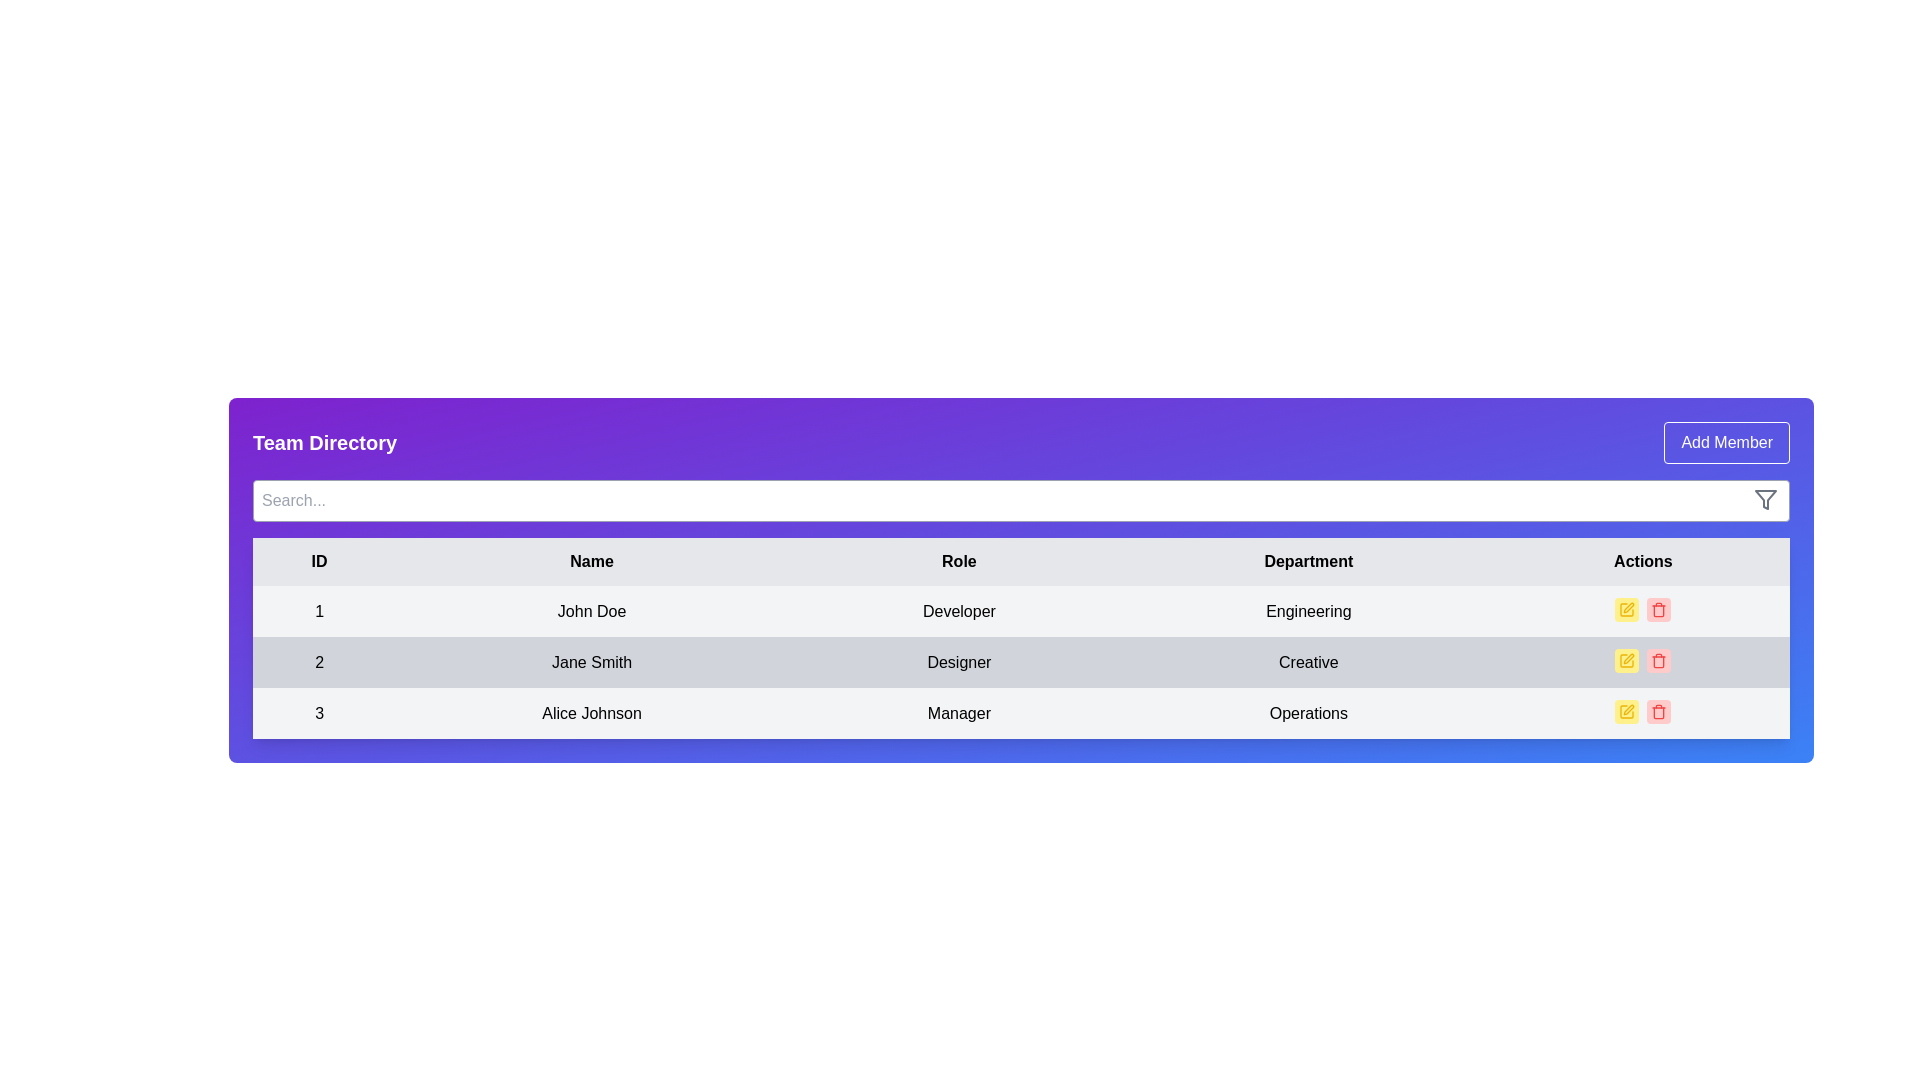  I want to click on the filter icon located in the top-right portion of the toolbar section, so click(1766, 499).